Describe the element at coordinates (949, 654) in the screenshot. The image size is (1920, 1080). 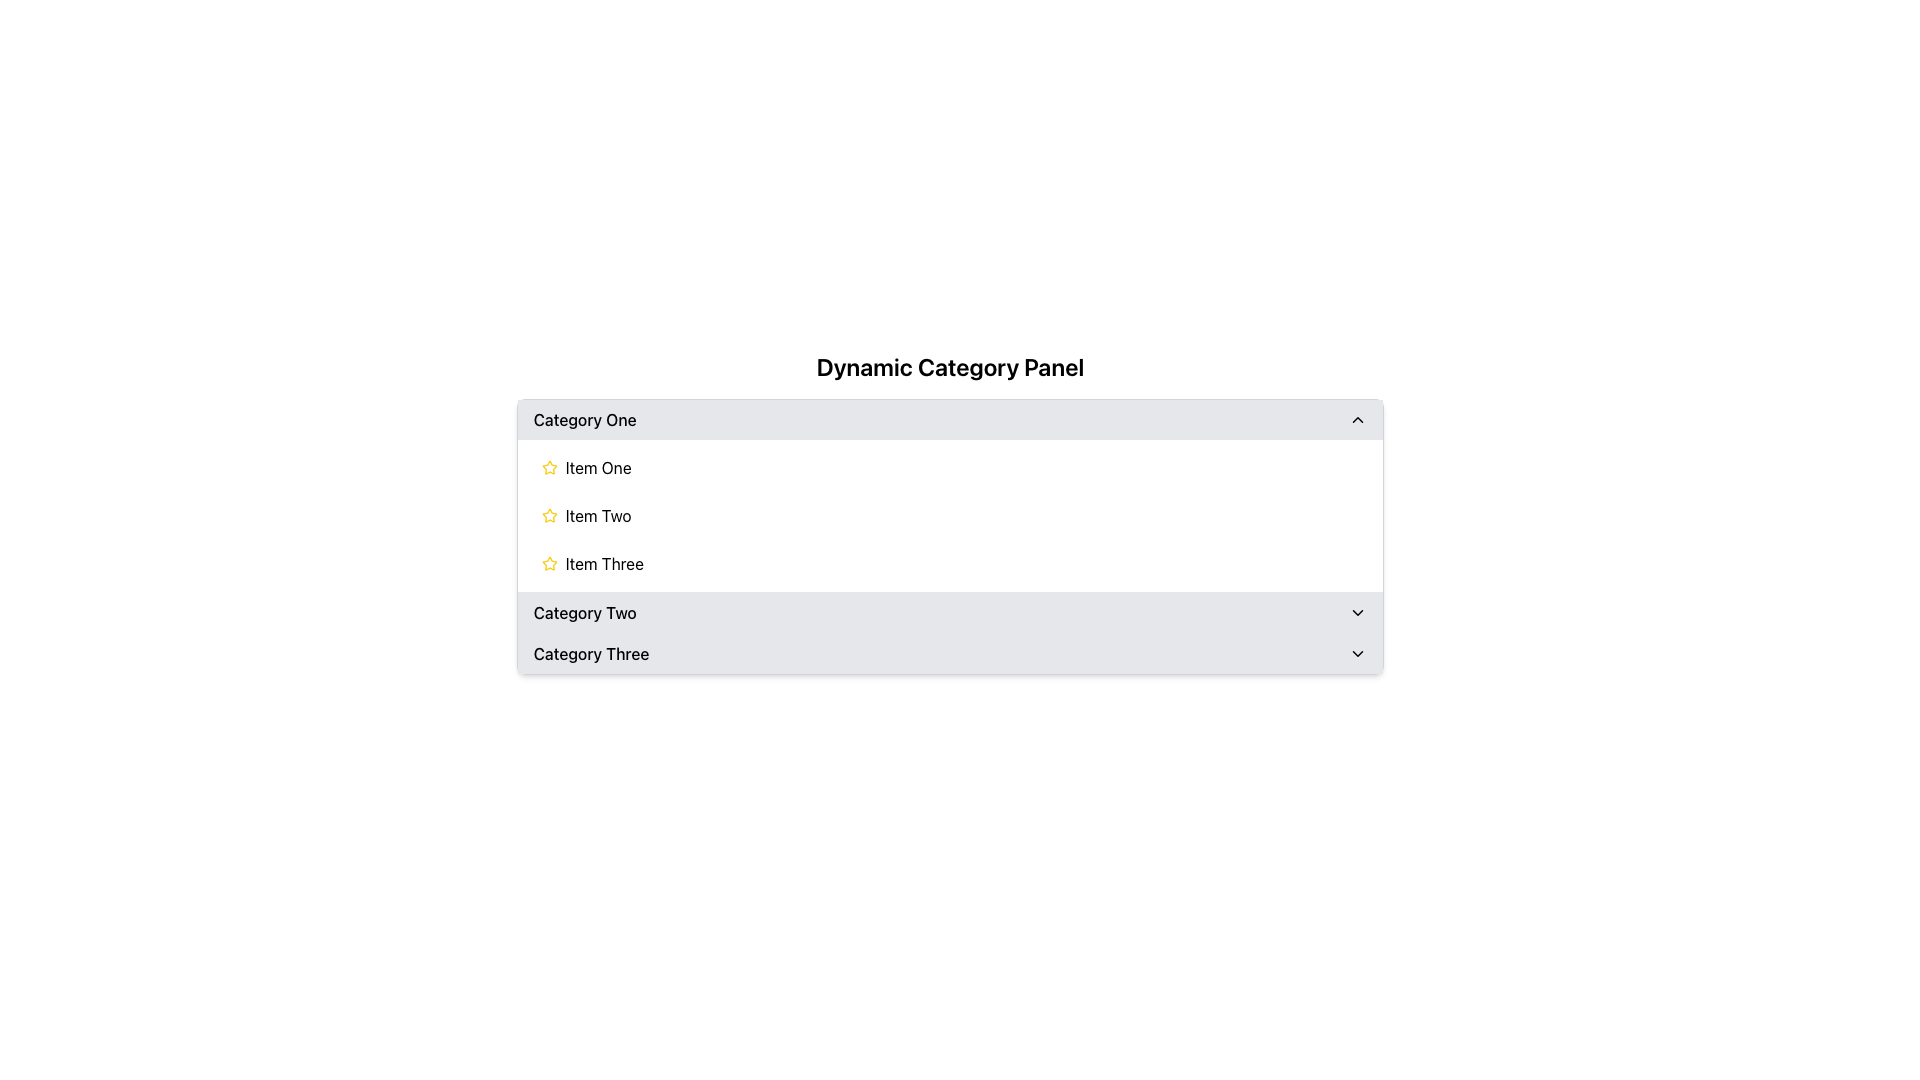
I see `the Dropdown Selector element labeled 'Category Three' with a light grey background` at that location.